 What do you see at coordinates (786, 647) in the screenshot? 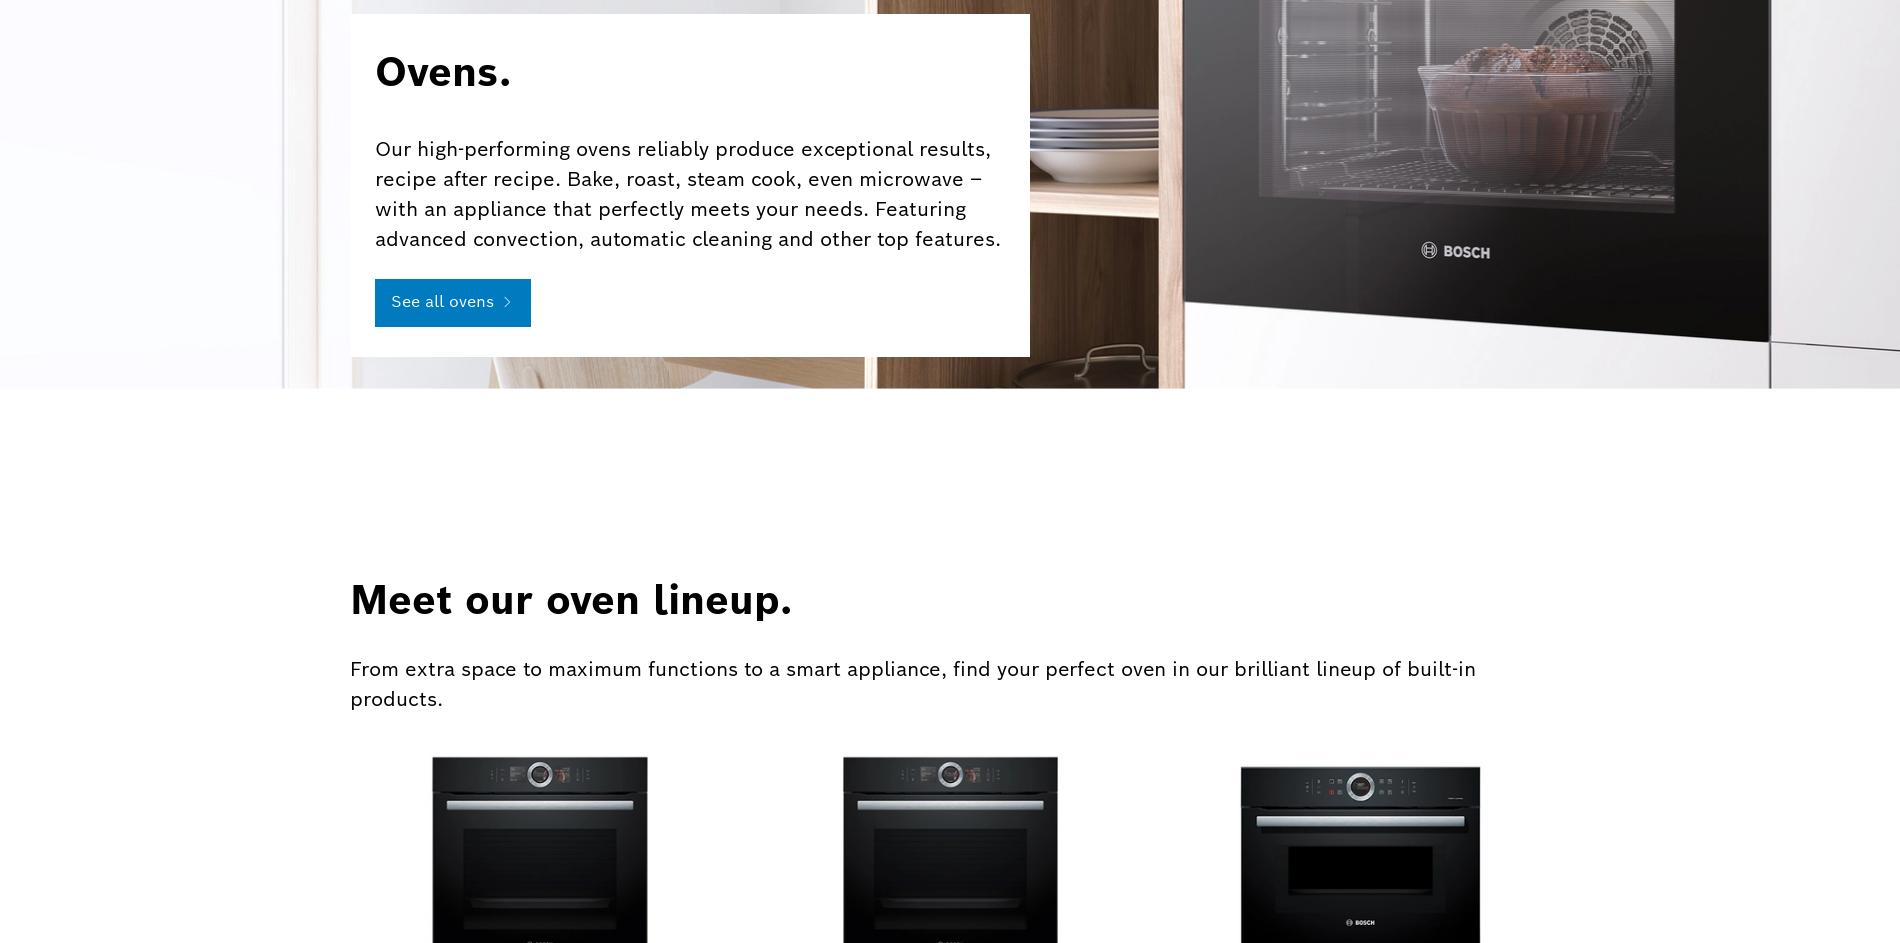
I see `'Outstanding service – before and after the purchase.'` at bounding box center [786, 647].